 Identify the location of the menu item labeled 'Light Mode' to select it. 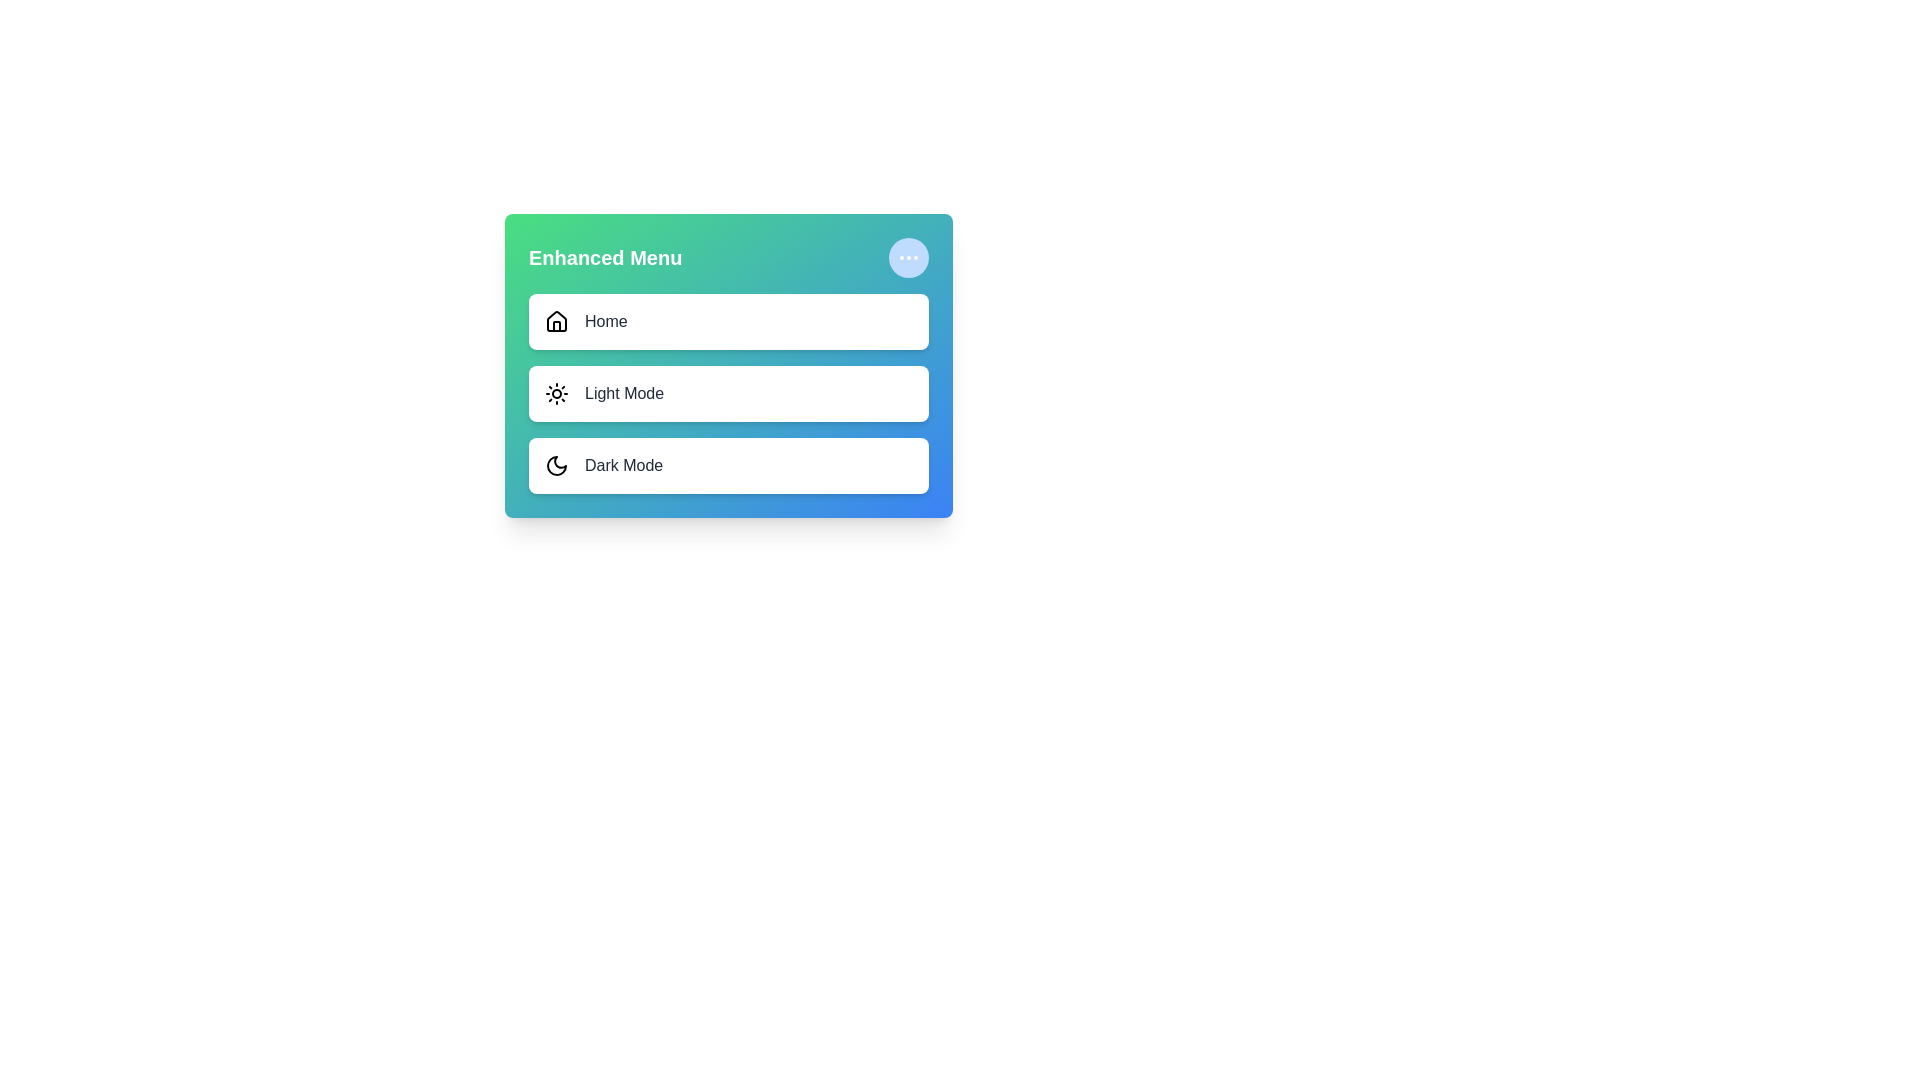
(728, 393).